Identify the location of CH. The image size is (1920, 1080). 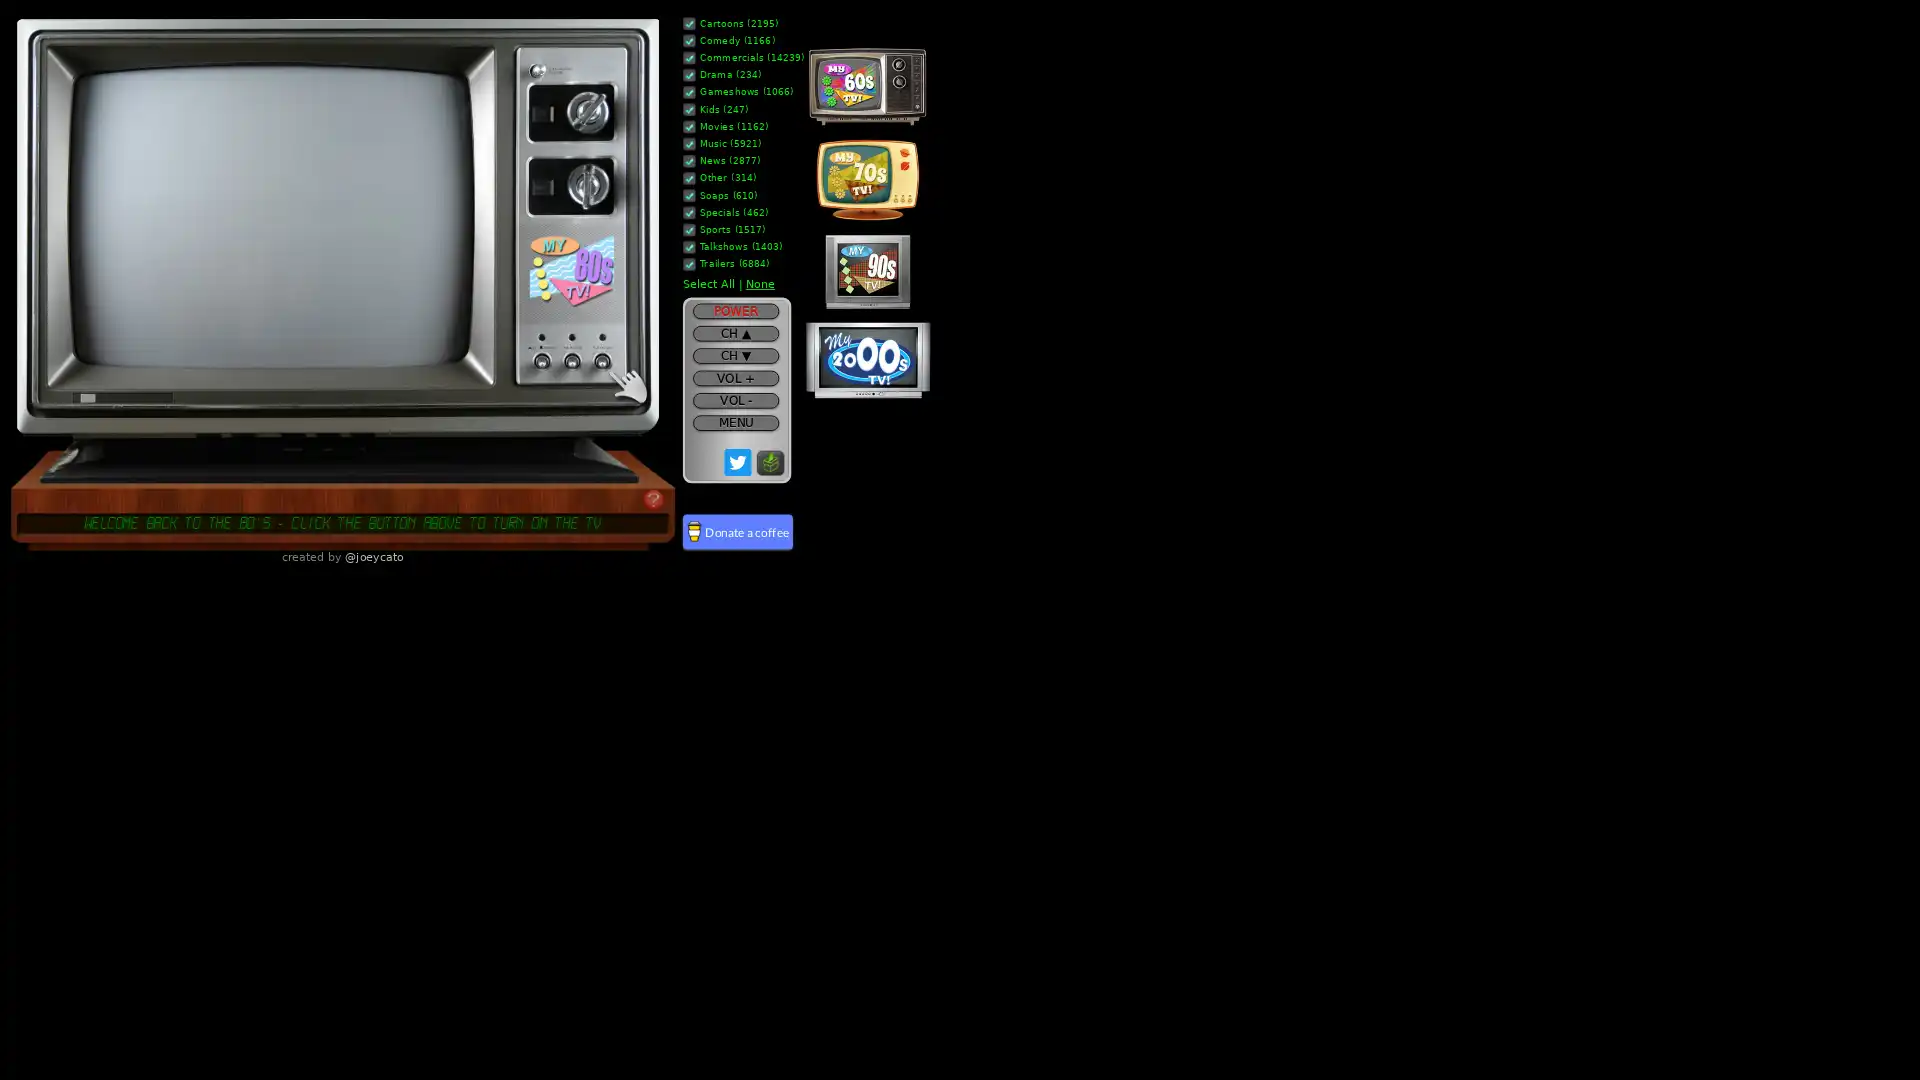
(734, 331).